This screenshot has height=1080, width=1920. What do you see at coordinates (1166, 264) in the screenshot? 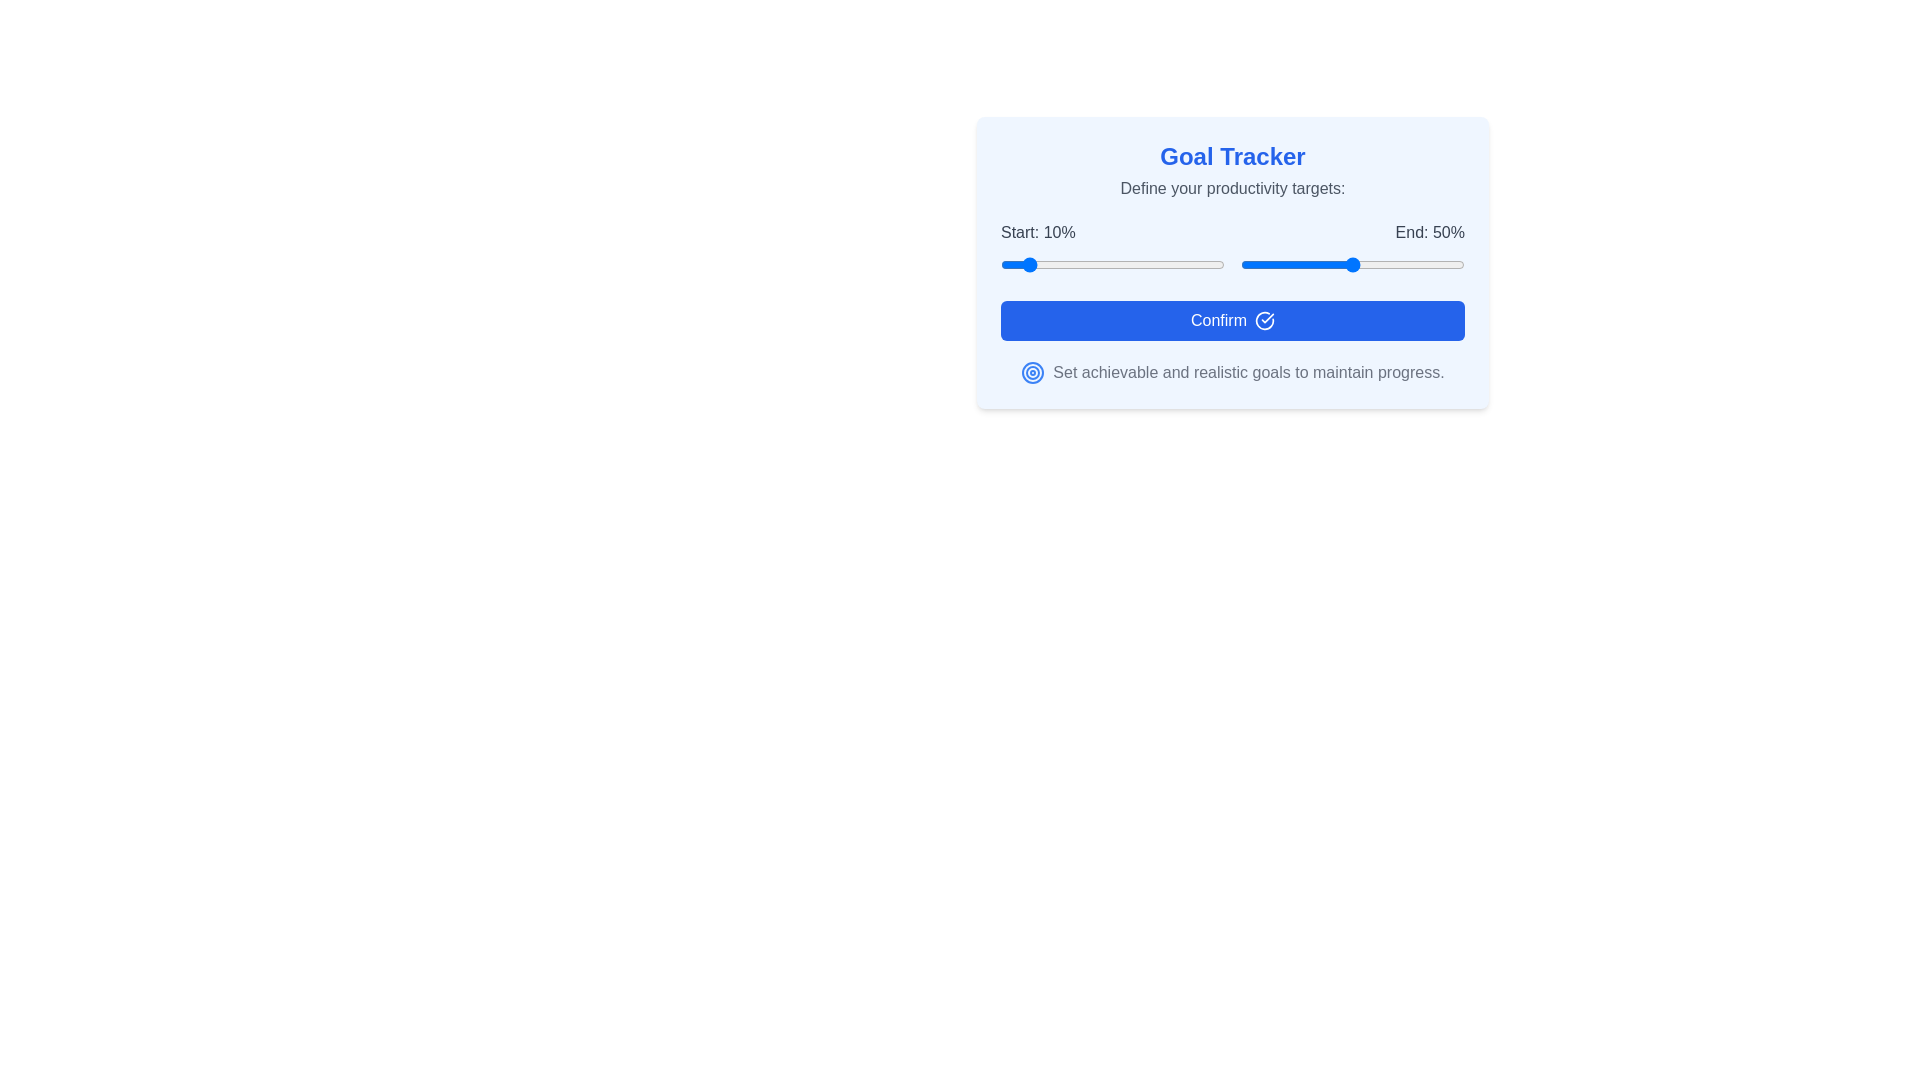
I see `the slider value` at bounding box center [1166, 264].